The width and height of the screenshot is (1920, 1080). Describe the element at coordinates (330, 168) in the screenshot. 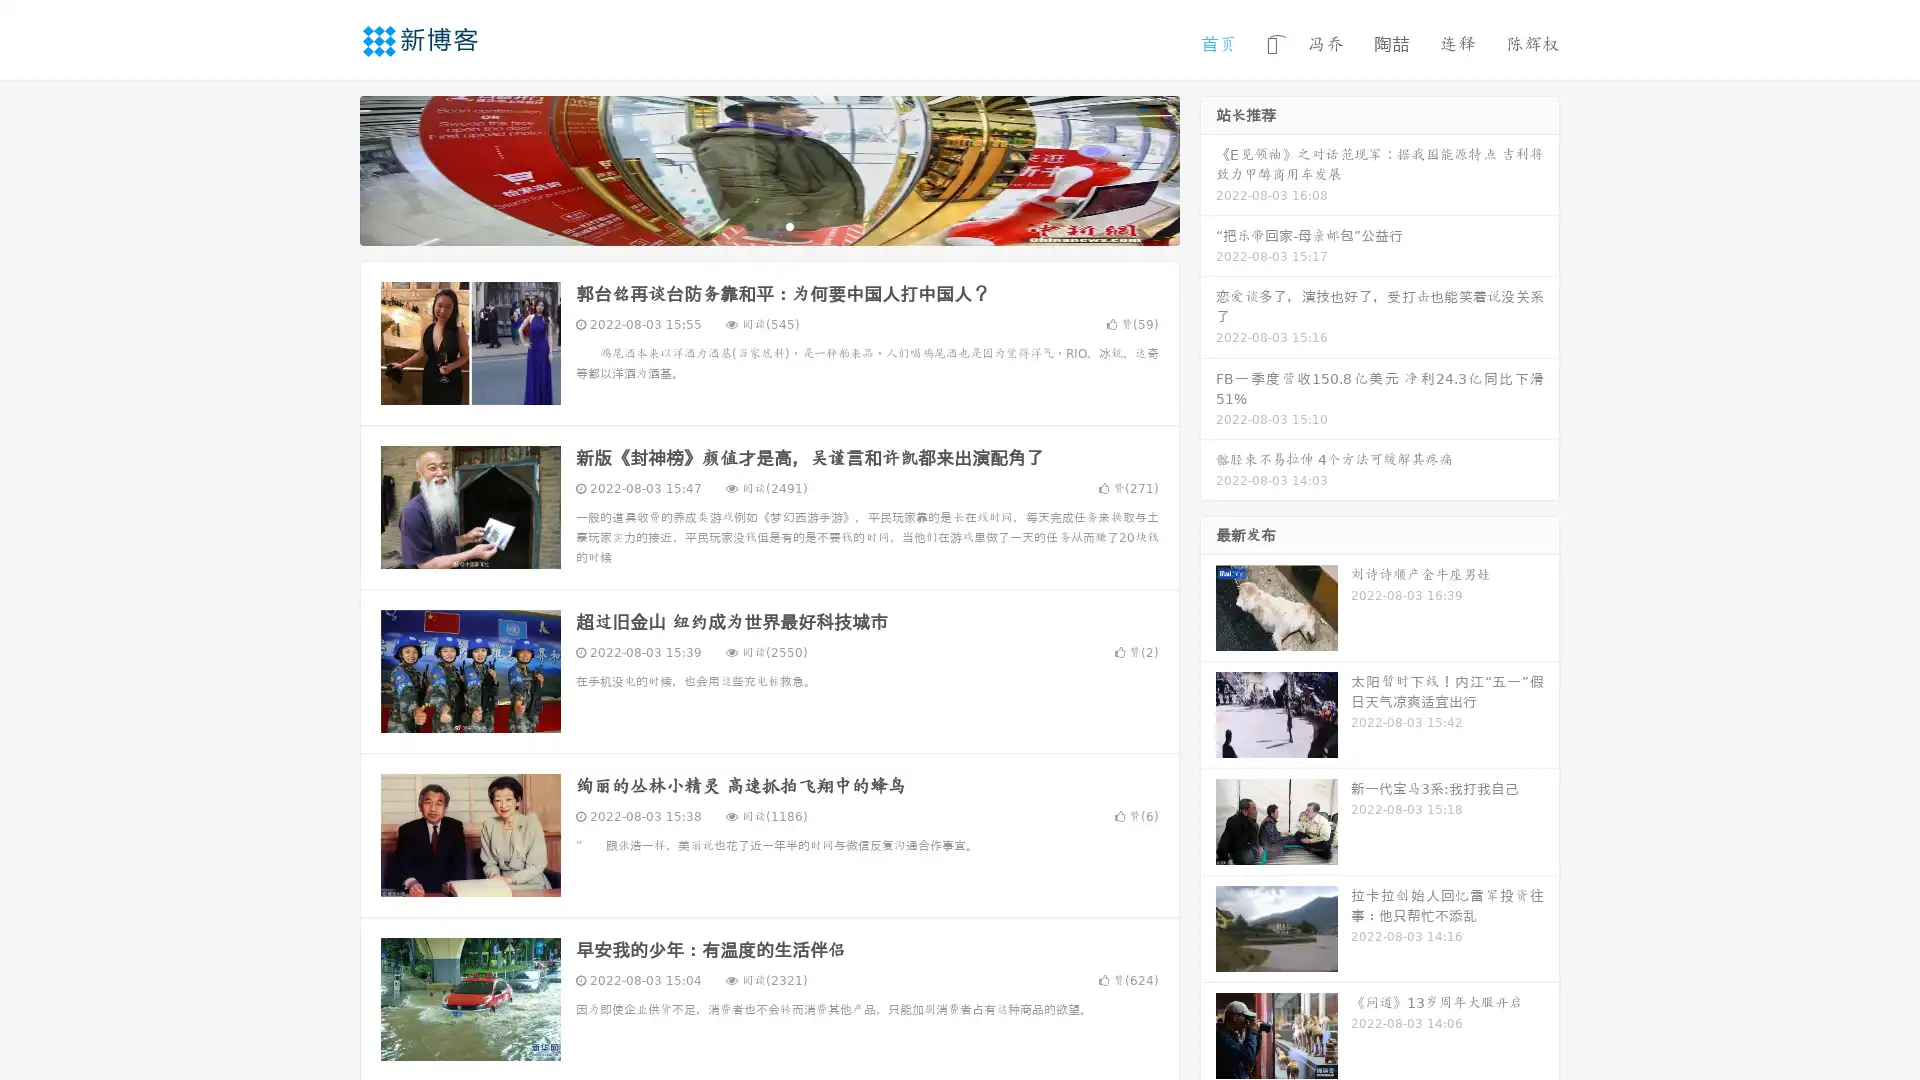

I see `Previous slide` at that location.